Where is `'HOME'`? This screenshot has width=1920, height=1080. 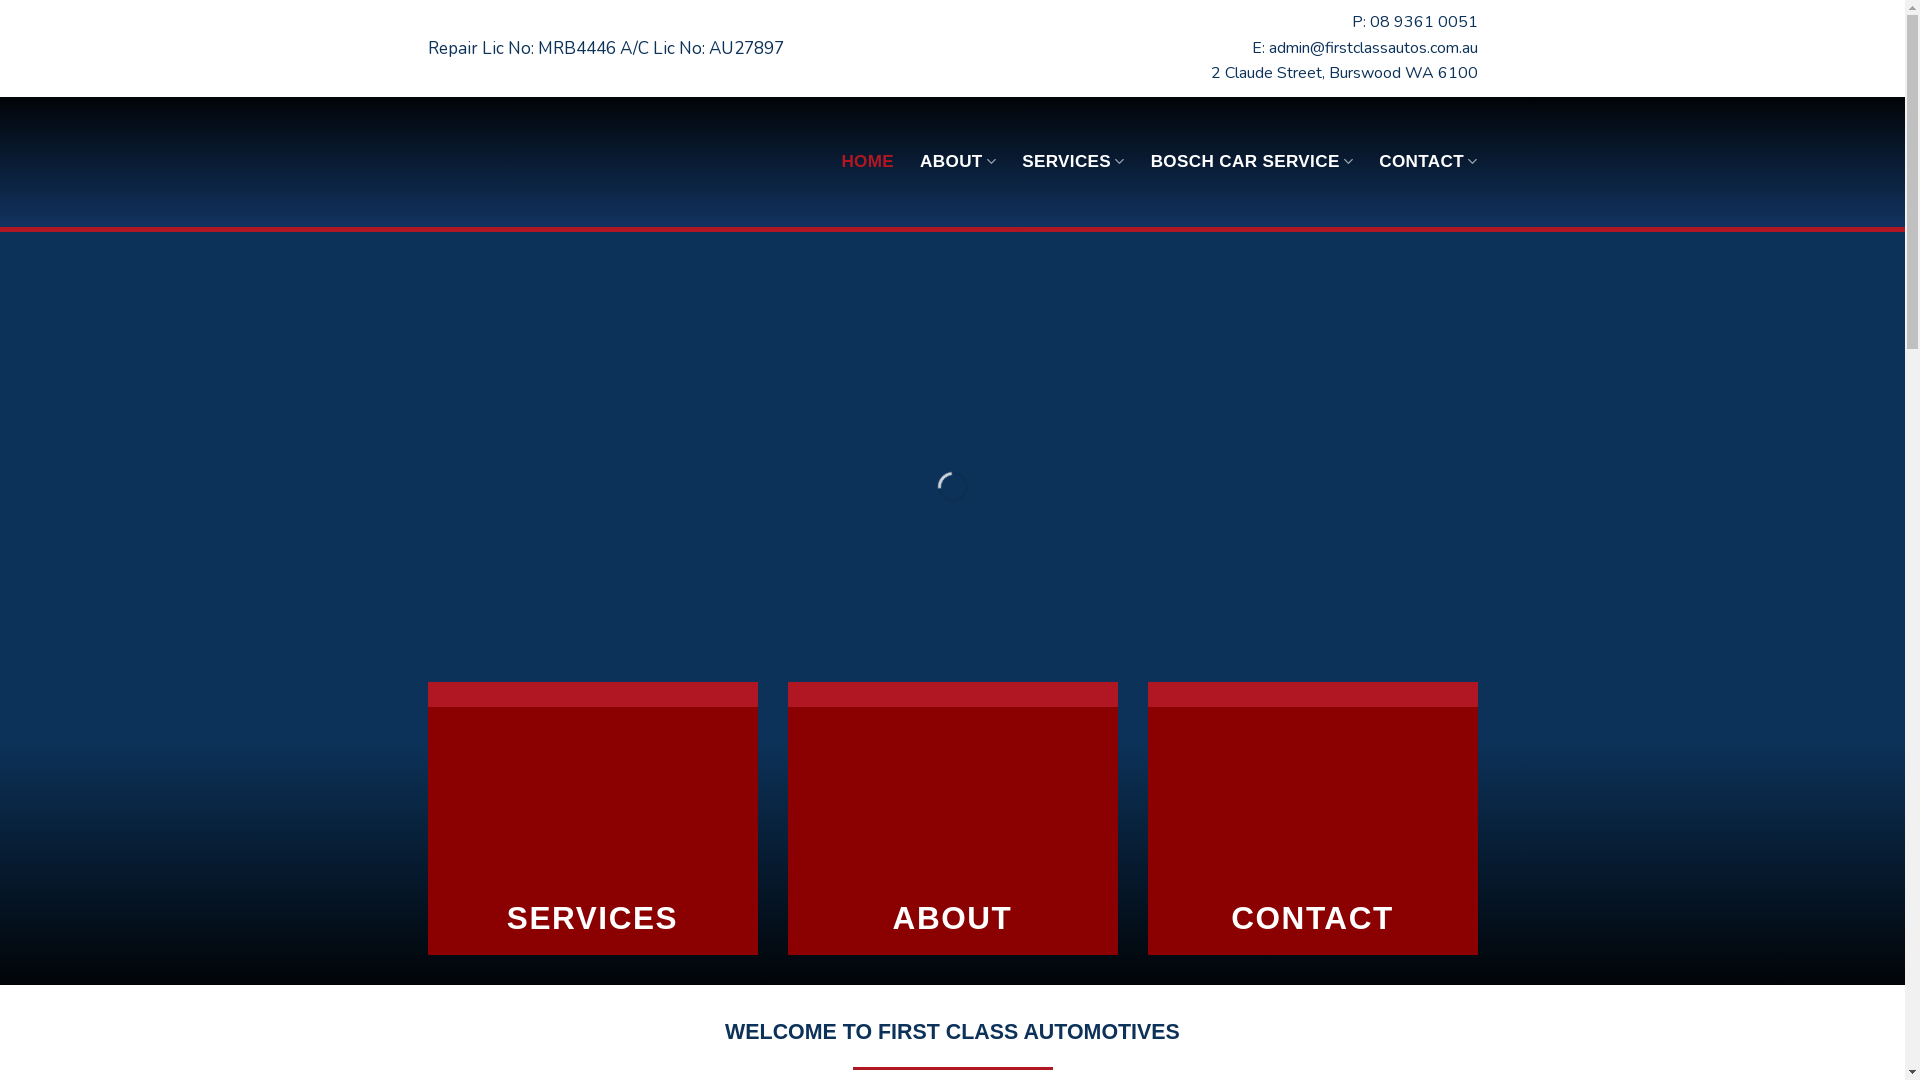 'HOME' is located at coordinates (867, 161).